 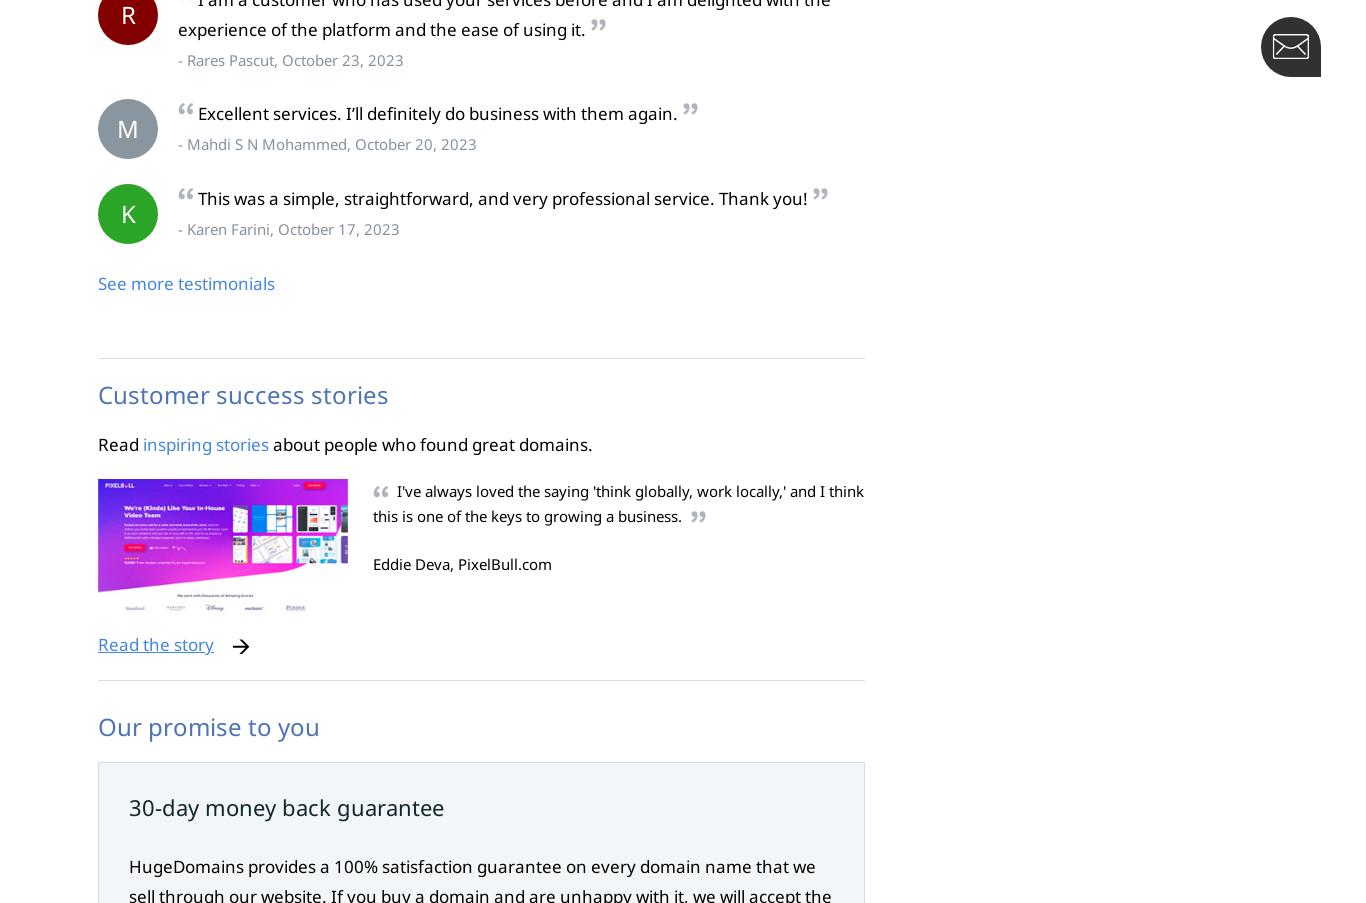 What do you see at coordinates (327, 143) in the screenshot?
I see `'- Mahdi S N Mohammed, October 20, 2023'` at bounding box center [327, 143].